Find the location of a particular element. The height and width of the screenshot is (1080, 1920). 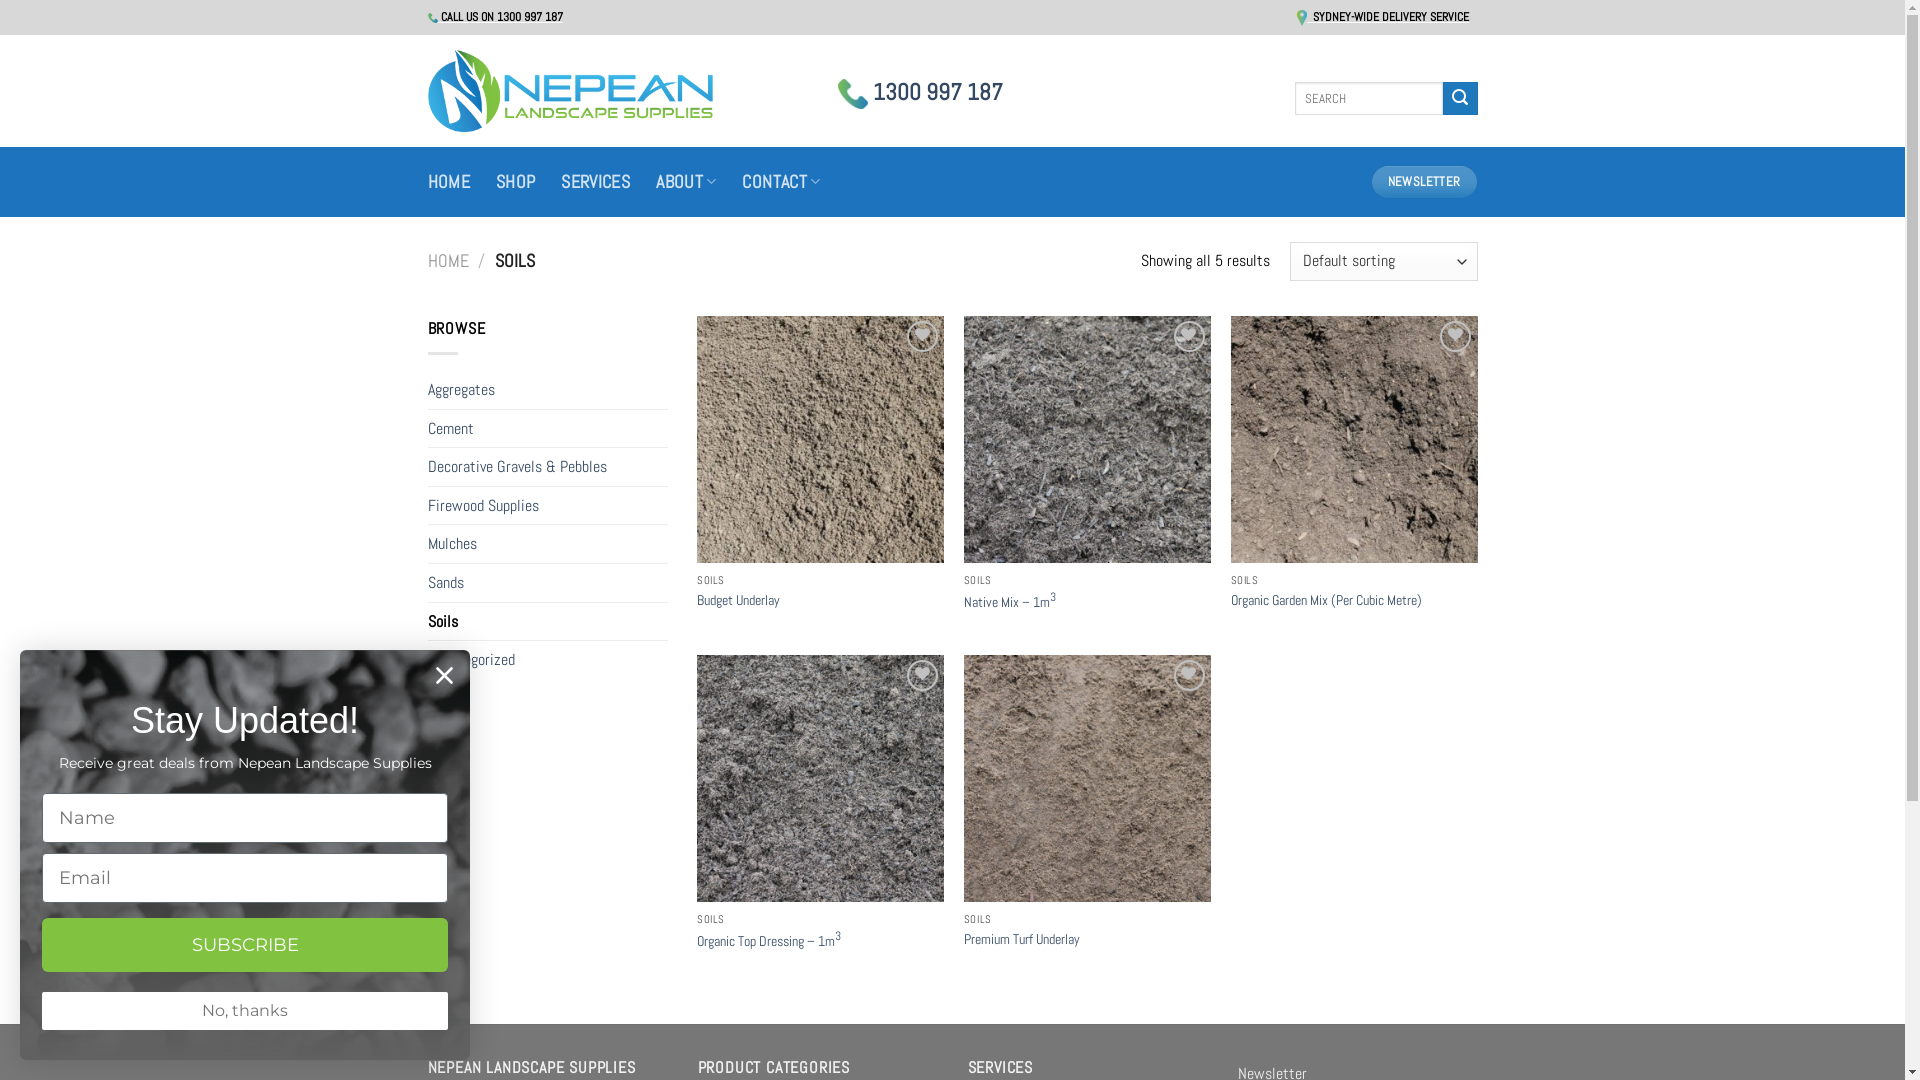

'HOME' is located at coordinates (426, 259).